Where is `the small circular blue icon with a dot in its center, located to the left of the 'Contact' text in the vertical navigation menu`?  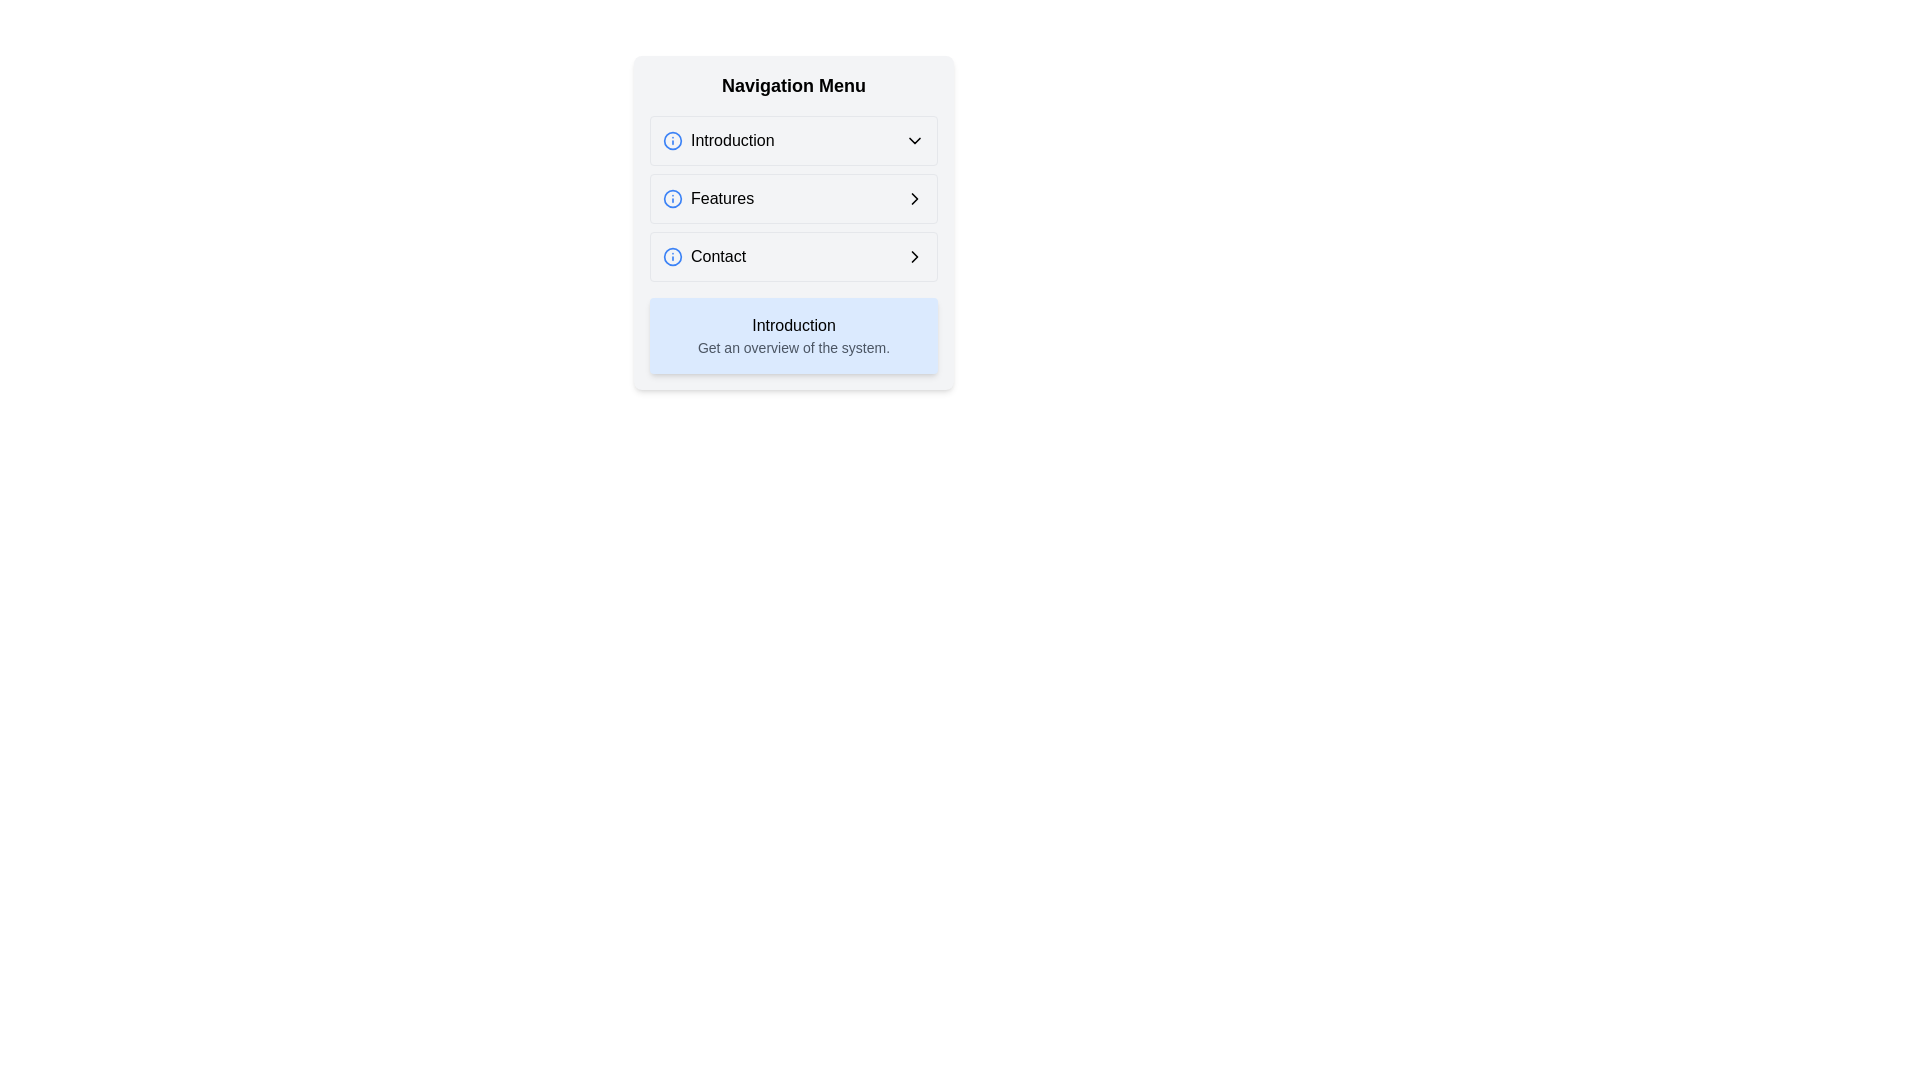
the small circular blue icon with a dot in its center, located to the left of the 'Contact' text in the vertical navigation menu is located at coordinates (672, 256).